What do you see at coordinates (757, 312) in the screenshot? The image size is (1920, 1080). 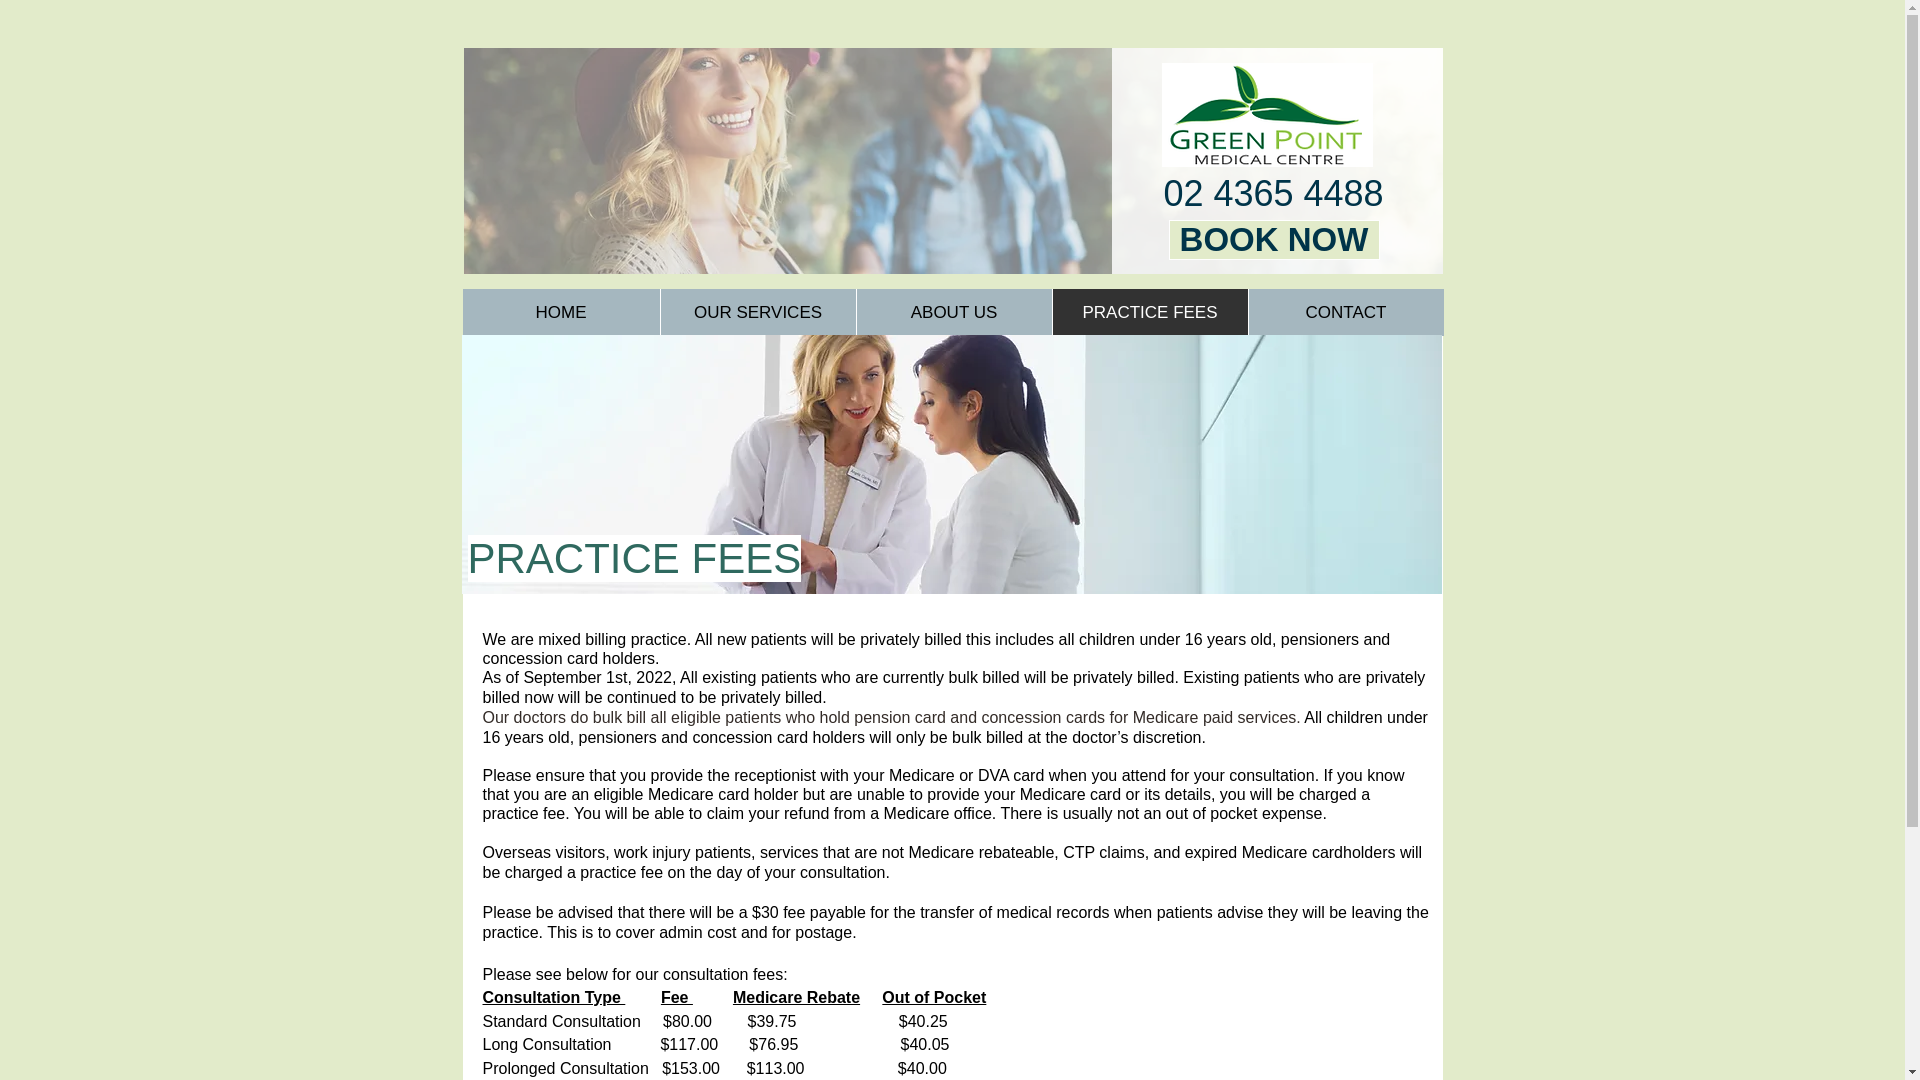 I see `'OUR SERVICES'` at bounding box center [757, 312].